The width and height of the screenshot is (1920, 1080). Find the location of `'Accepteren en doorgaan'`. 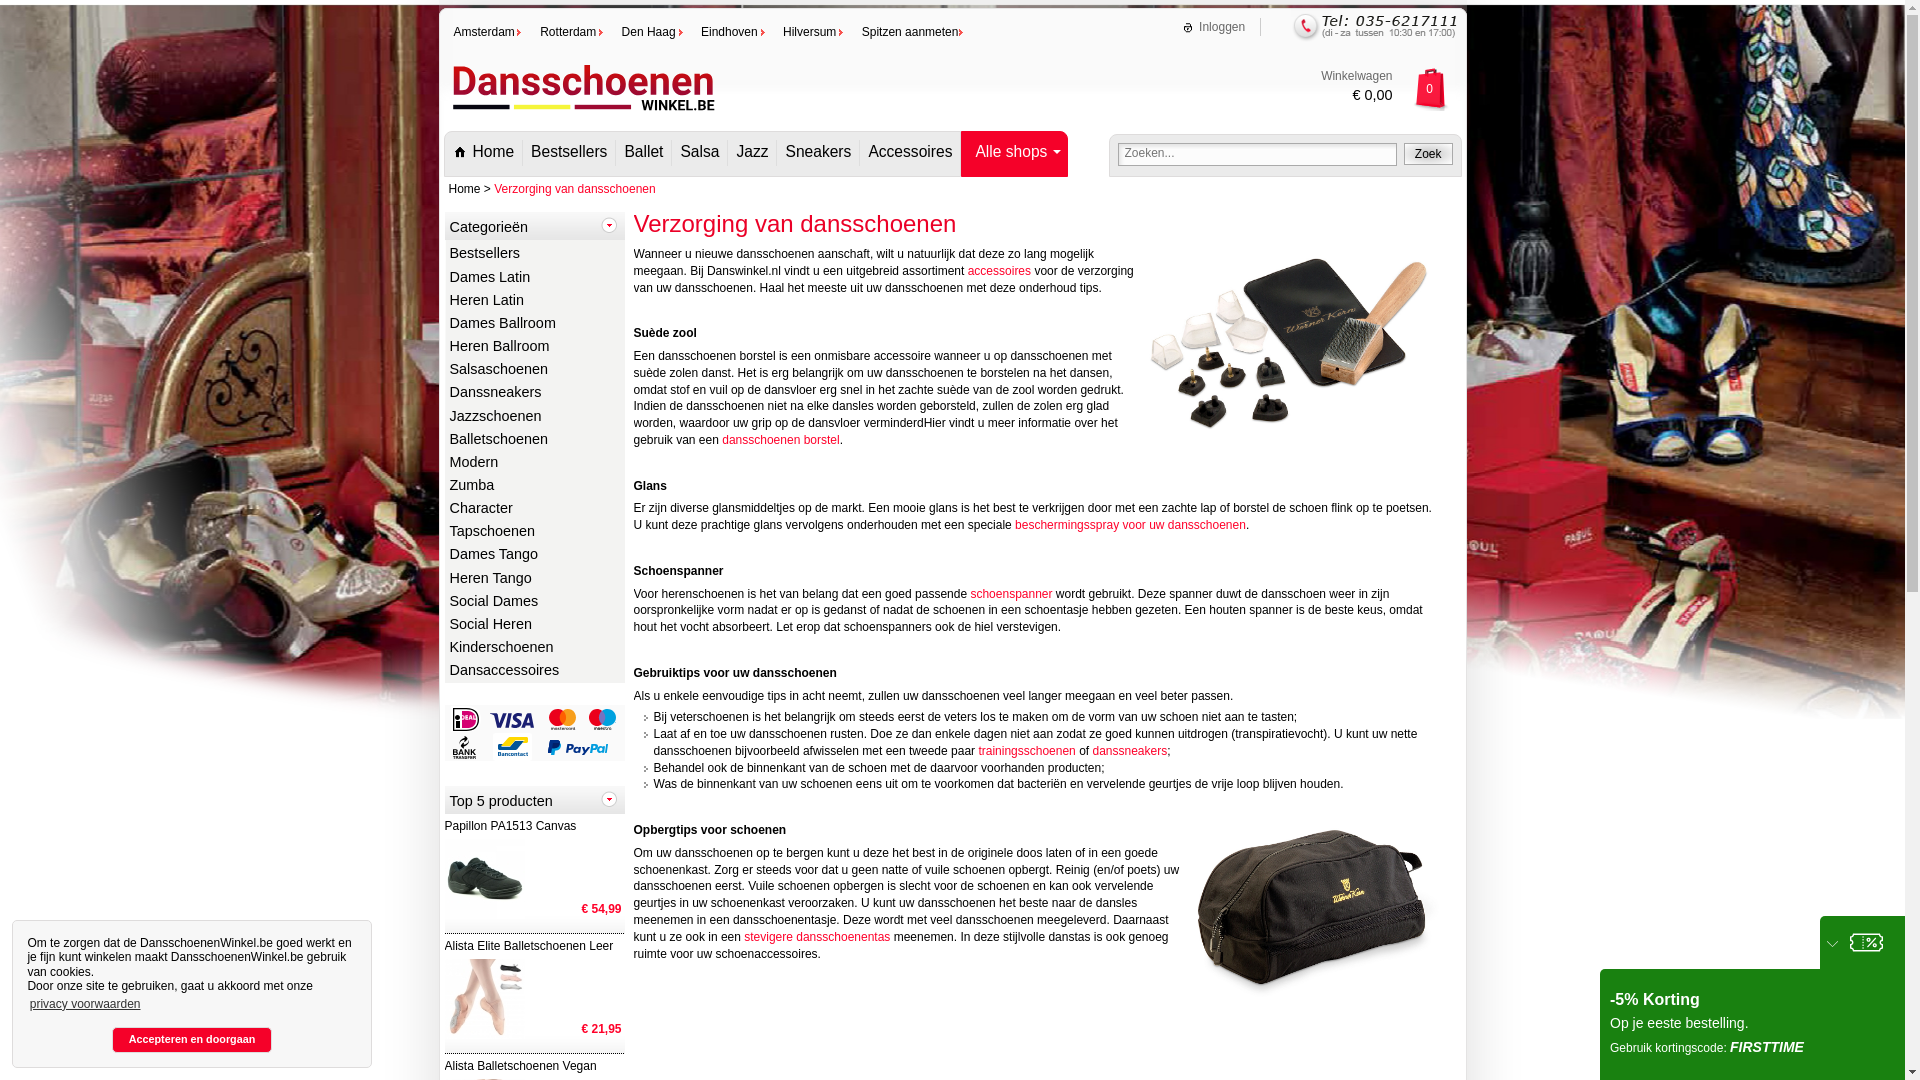

'Accepteren en doorgaan' is located at coordinates (191, 1039).